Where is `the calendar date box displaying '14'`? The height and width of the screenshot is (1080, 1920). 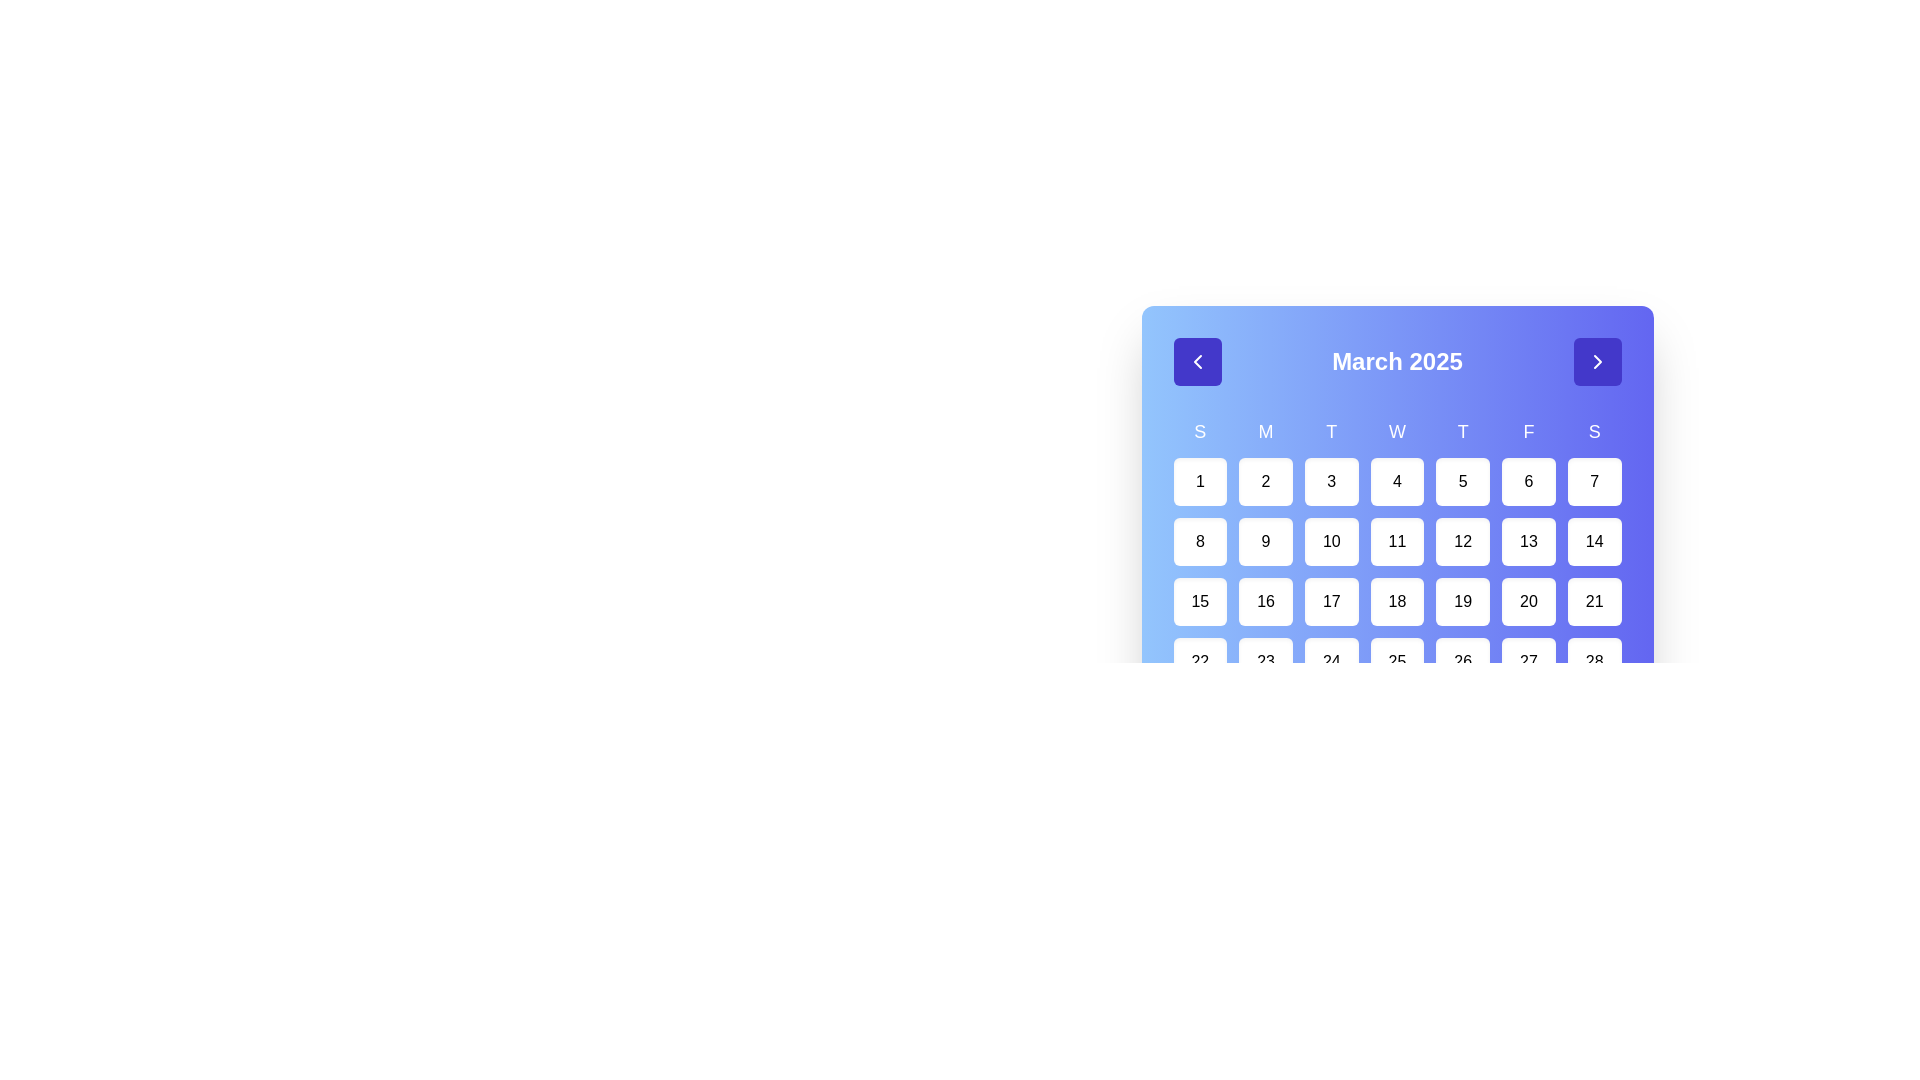 the calendar date box displaying '14' is located at coordinates (1593, 542).